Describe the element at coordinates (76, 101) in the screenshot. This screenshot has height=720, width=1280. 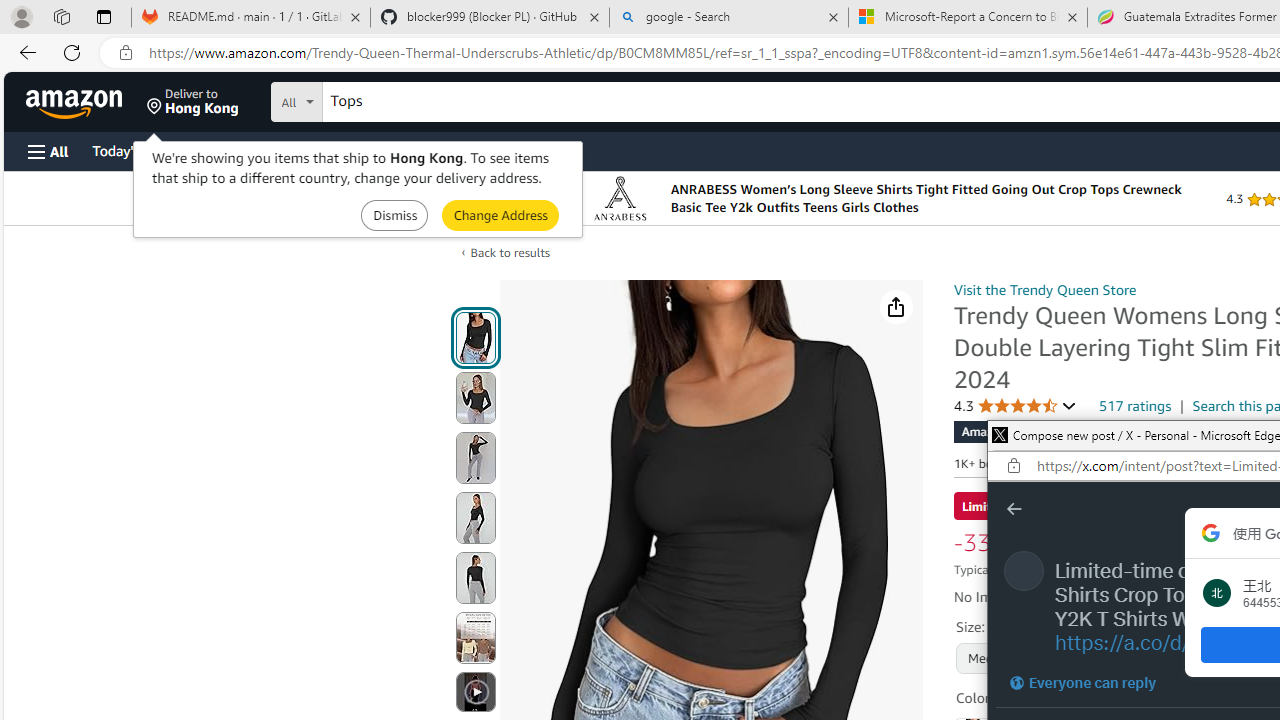
I see `'Amazon'` at that location.